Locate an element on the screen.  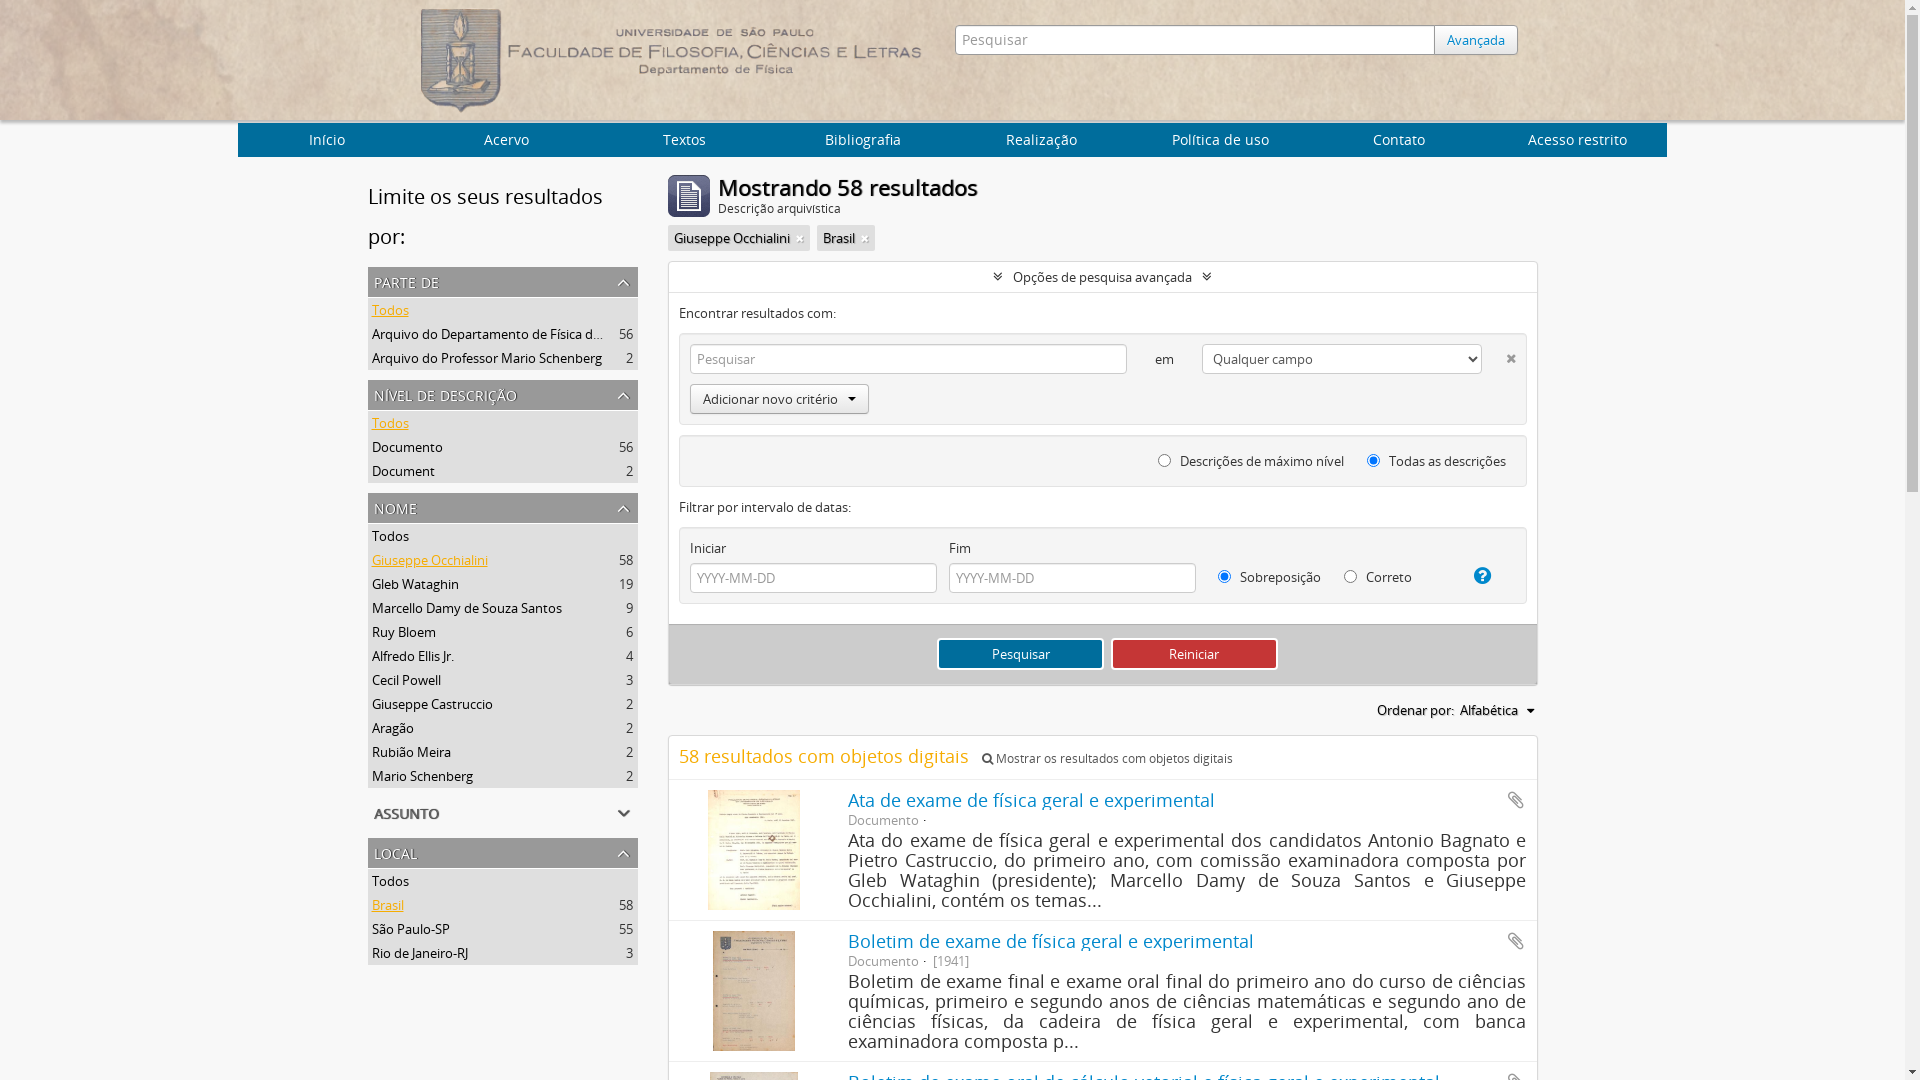
'Mario Schenberg' is located at coordinates (421, 774).